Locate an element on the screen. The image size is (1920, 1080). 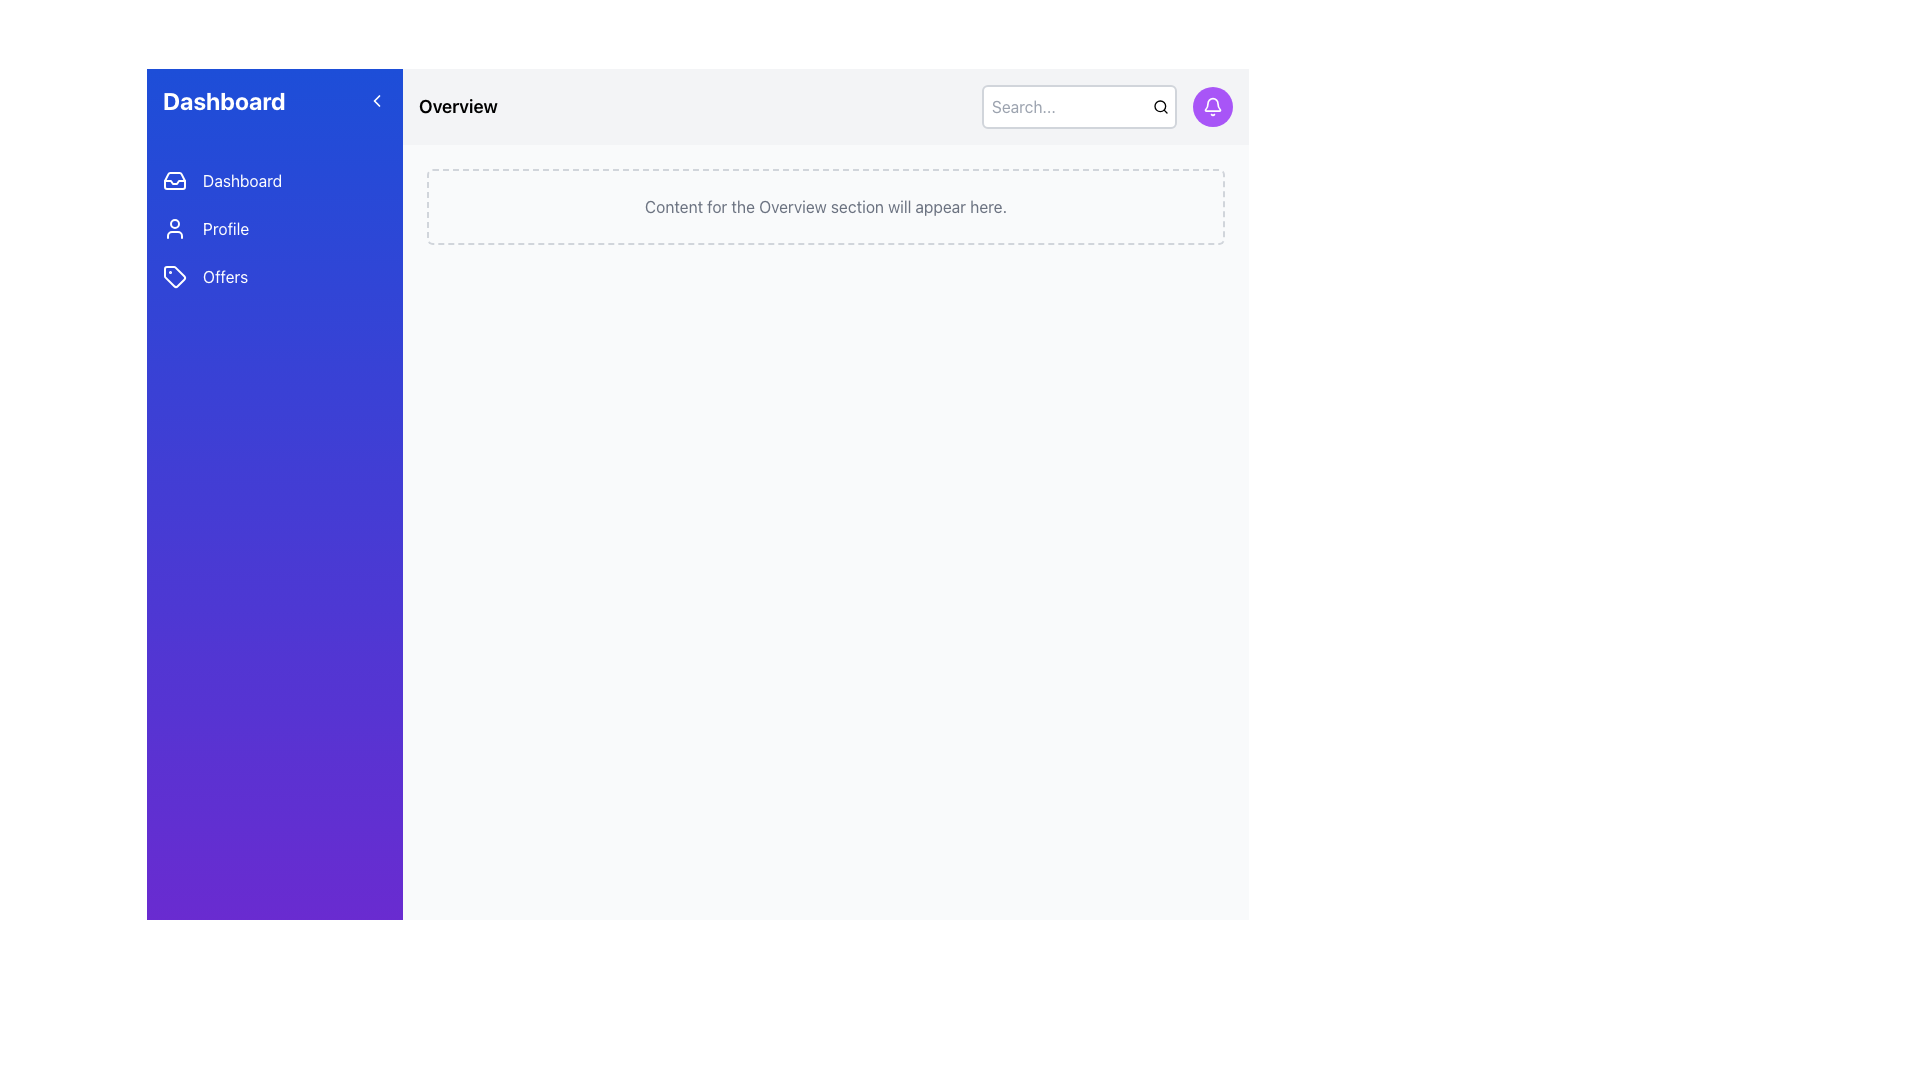
the decorative icon indicating the purpose of the adjacent text input field for search, located on the right edge of the input field is located at coordinates (1161, 107).